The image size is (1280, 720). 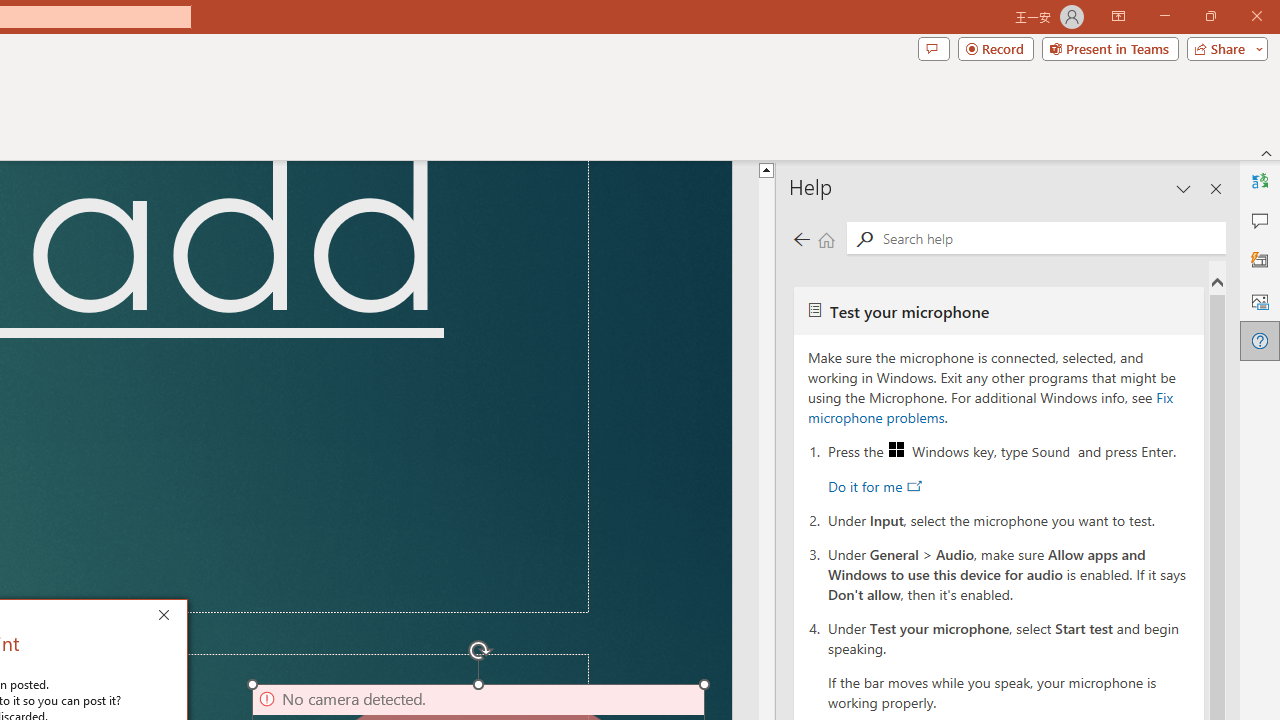 I want to click on 'Fix microphone problems', so click(x=990, y=406).